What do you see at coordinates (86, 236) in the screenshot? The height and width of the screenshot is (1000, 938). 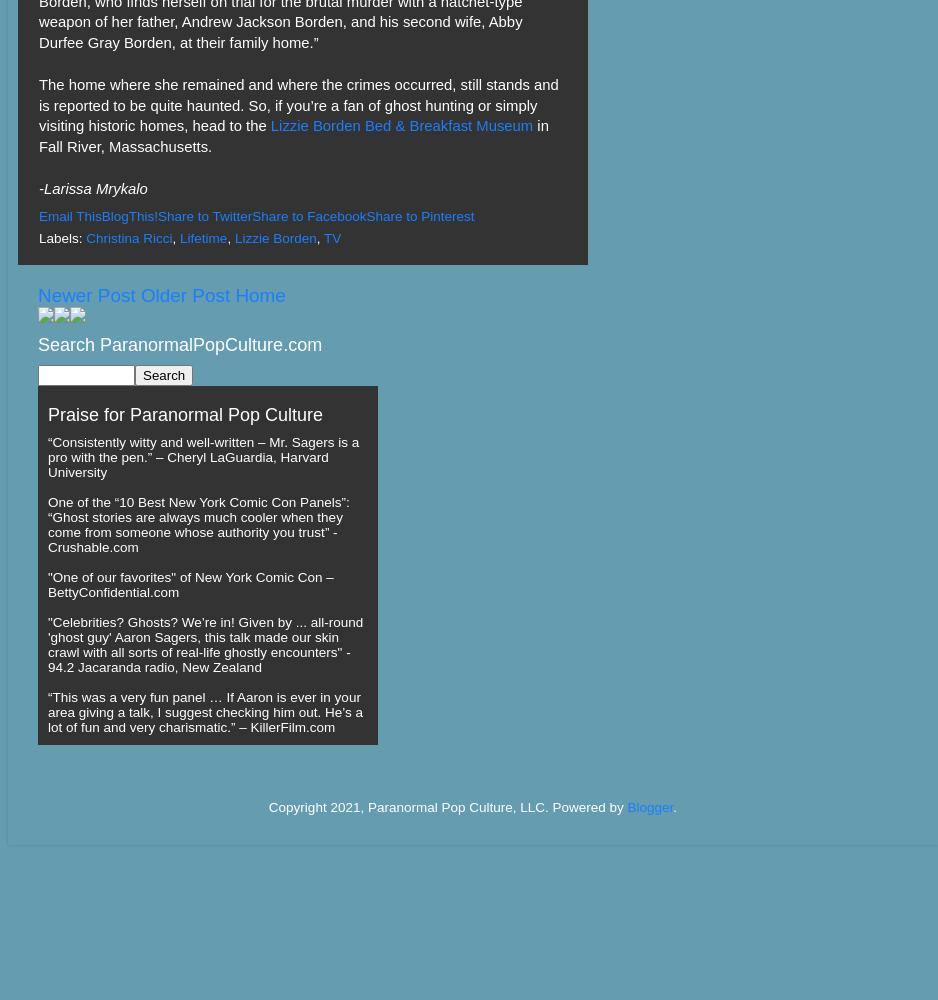 I see `'Christina Ricci'` at bounding box center [86, 236].